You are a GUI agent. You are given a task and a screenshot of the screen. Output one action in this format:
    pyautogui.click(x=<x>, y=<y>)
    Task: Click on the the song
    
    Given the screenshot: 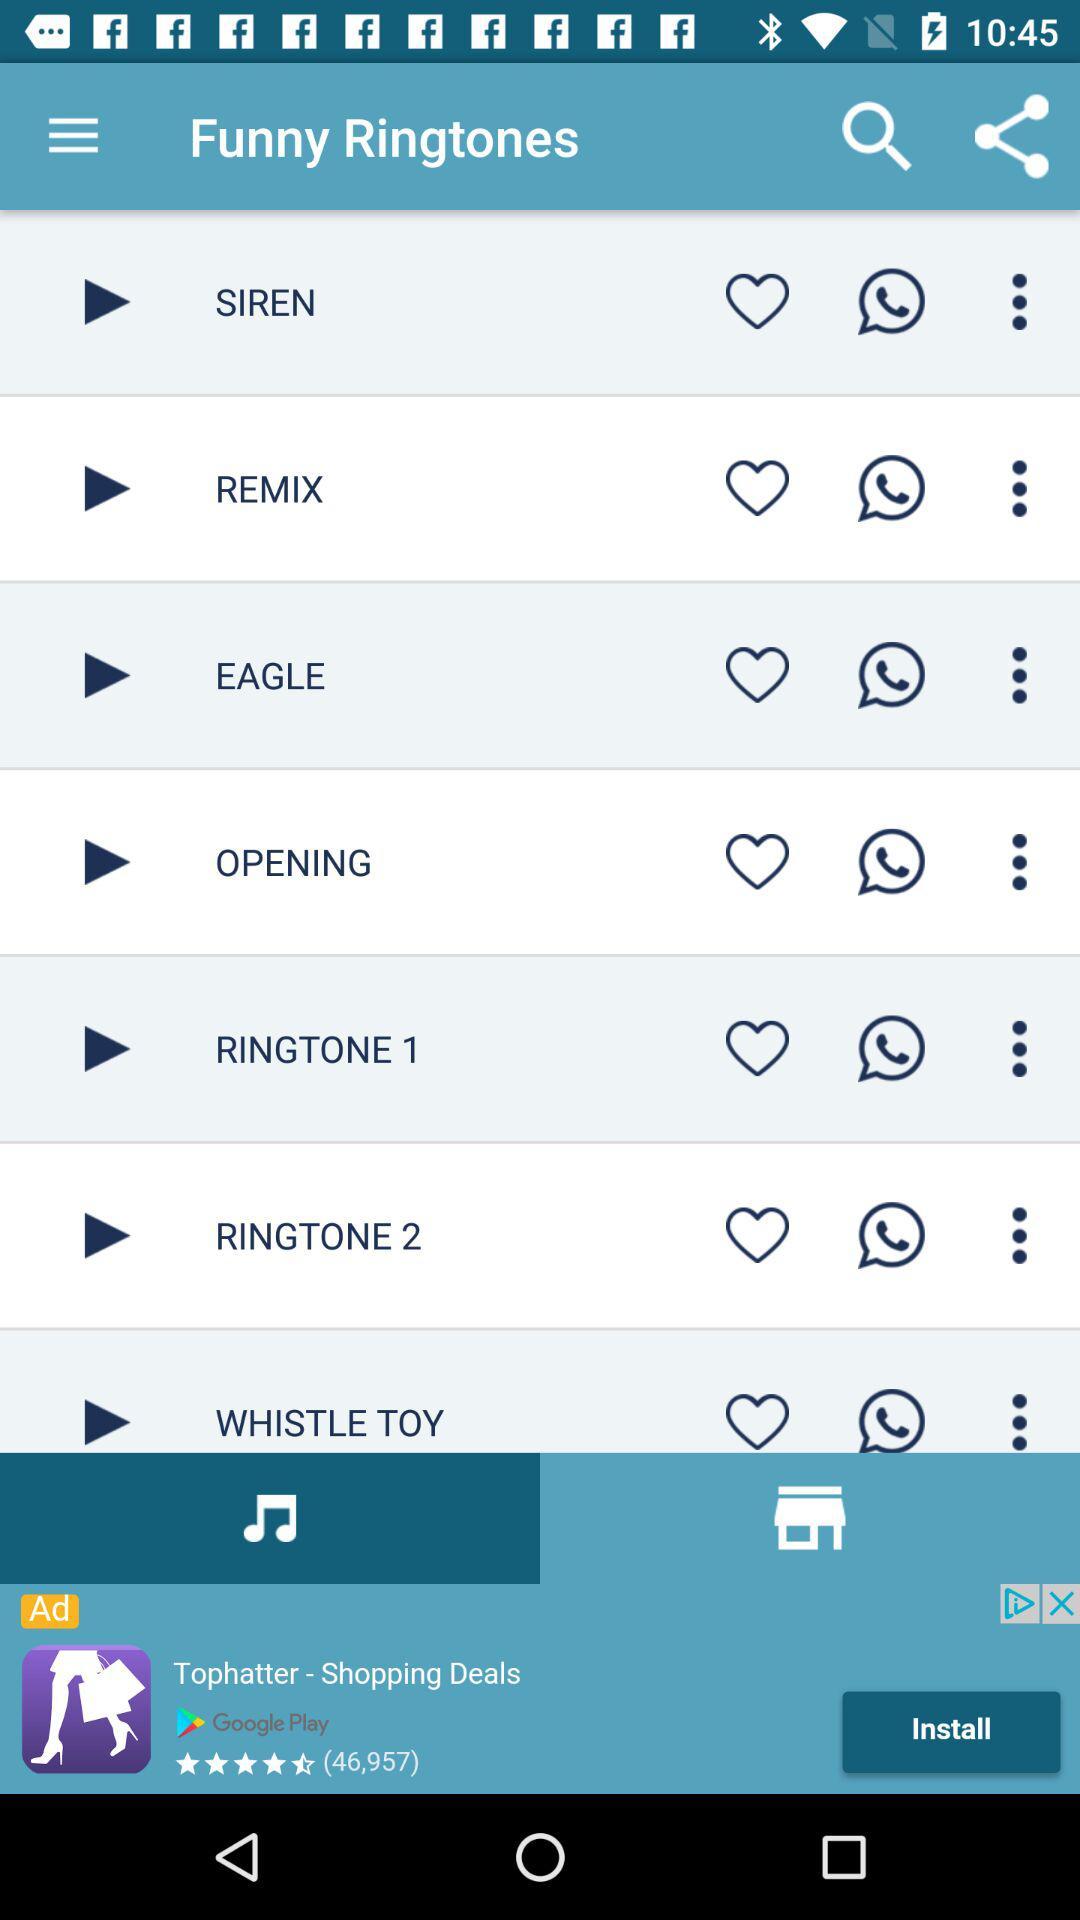 What is the action you would take?
    pyautogui.click(x=107, y=488)
    